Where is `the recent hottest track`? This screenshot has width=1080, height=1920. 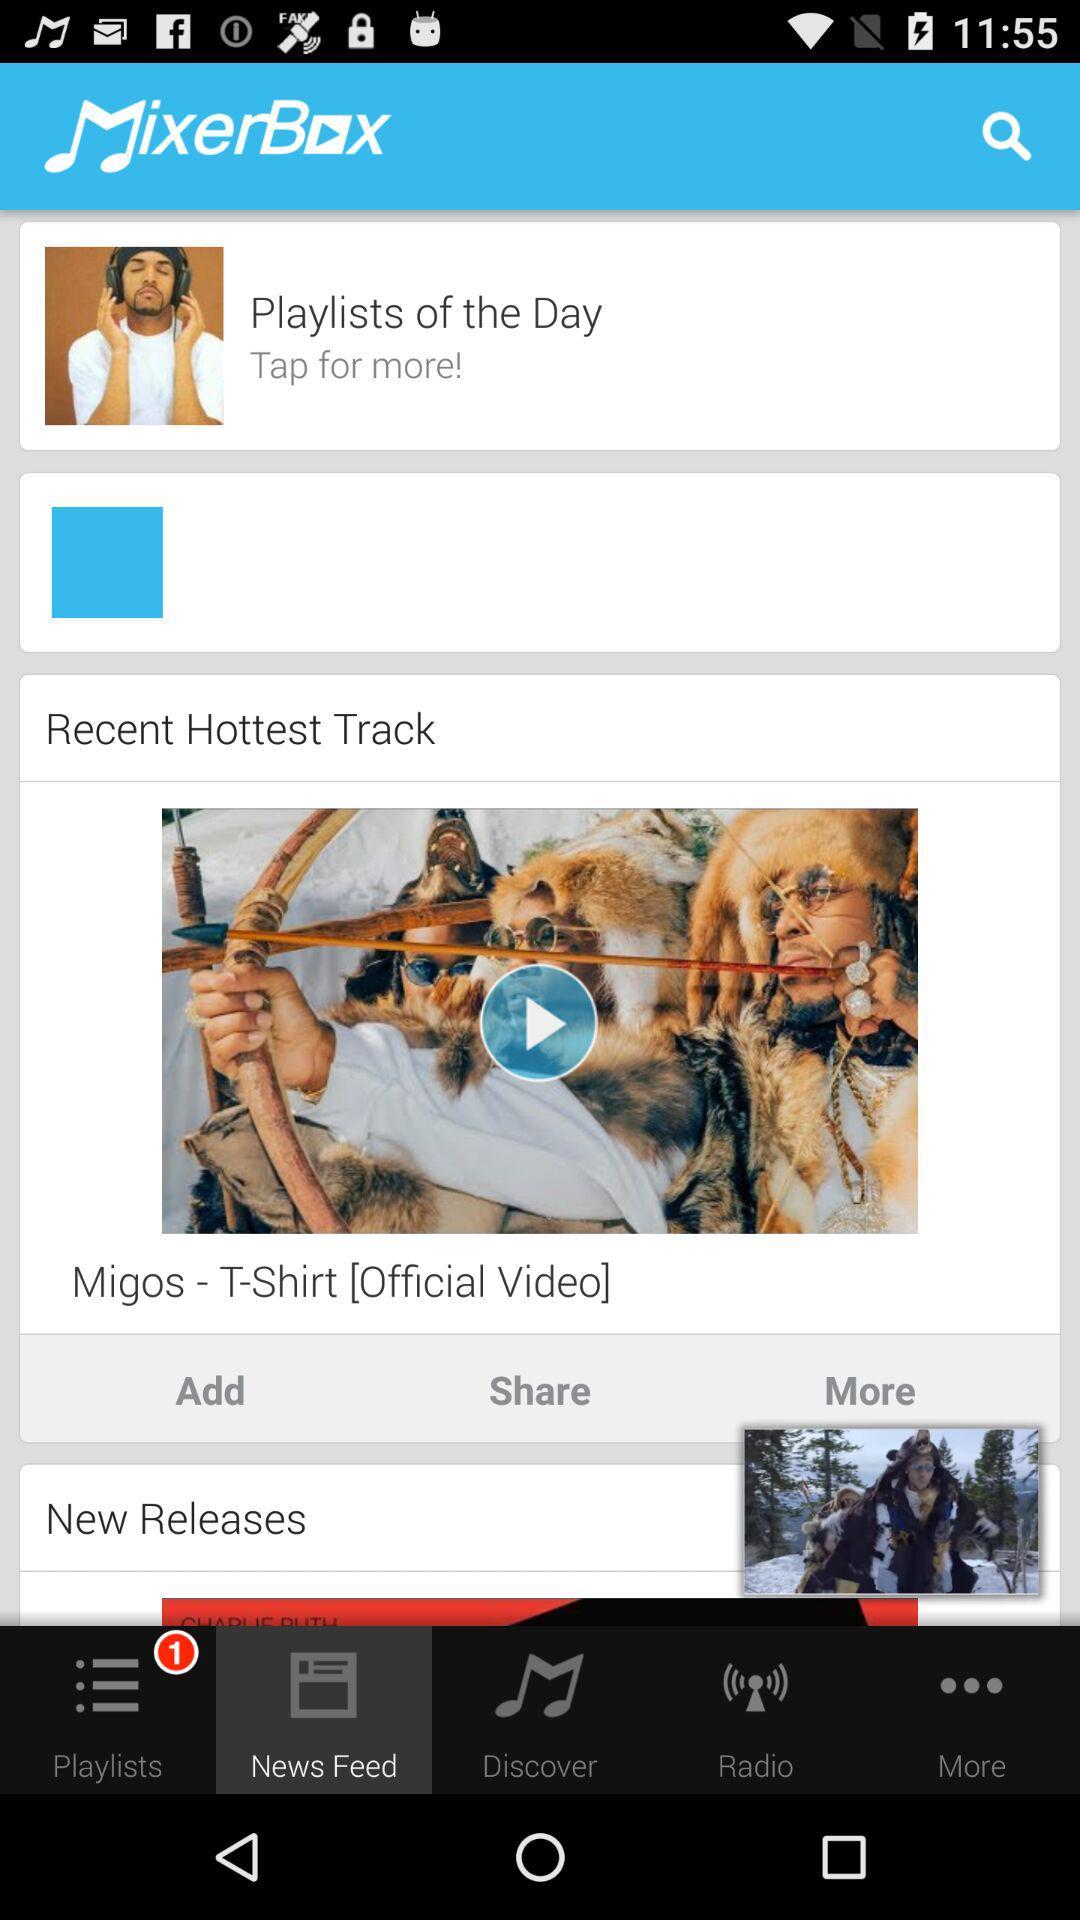 the recent hottest track is located at coordinates (239, 726).